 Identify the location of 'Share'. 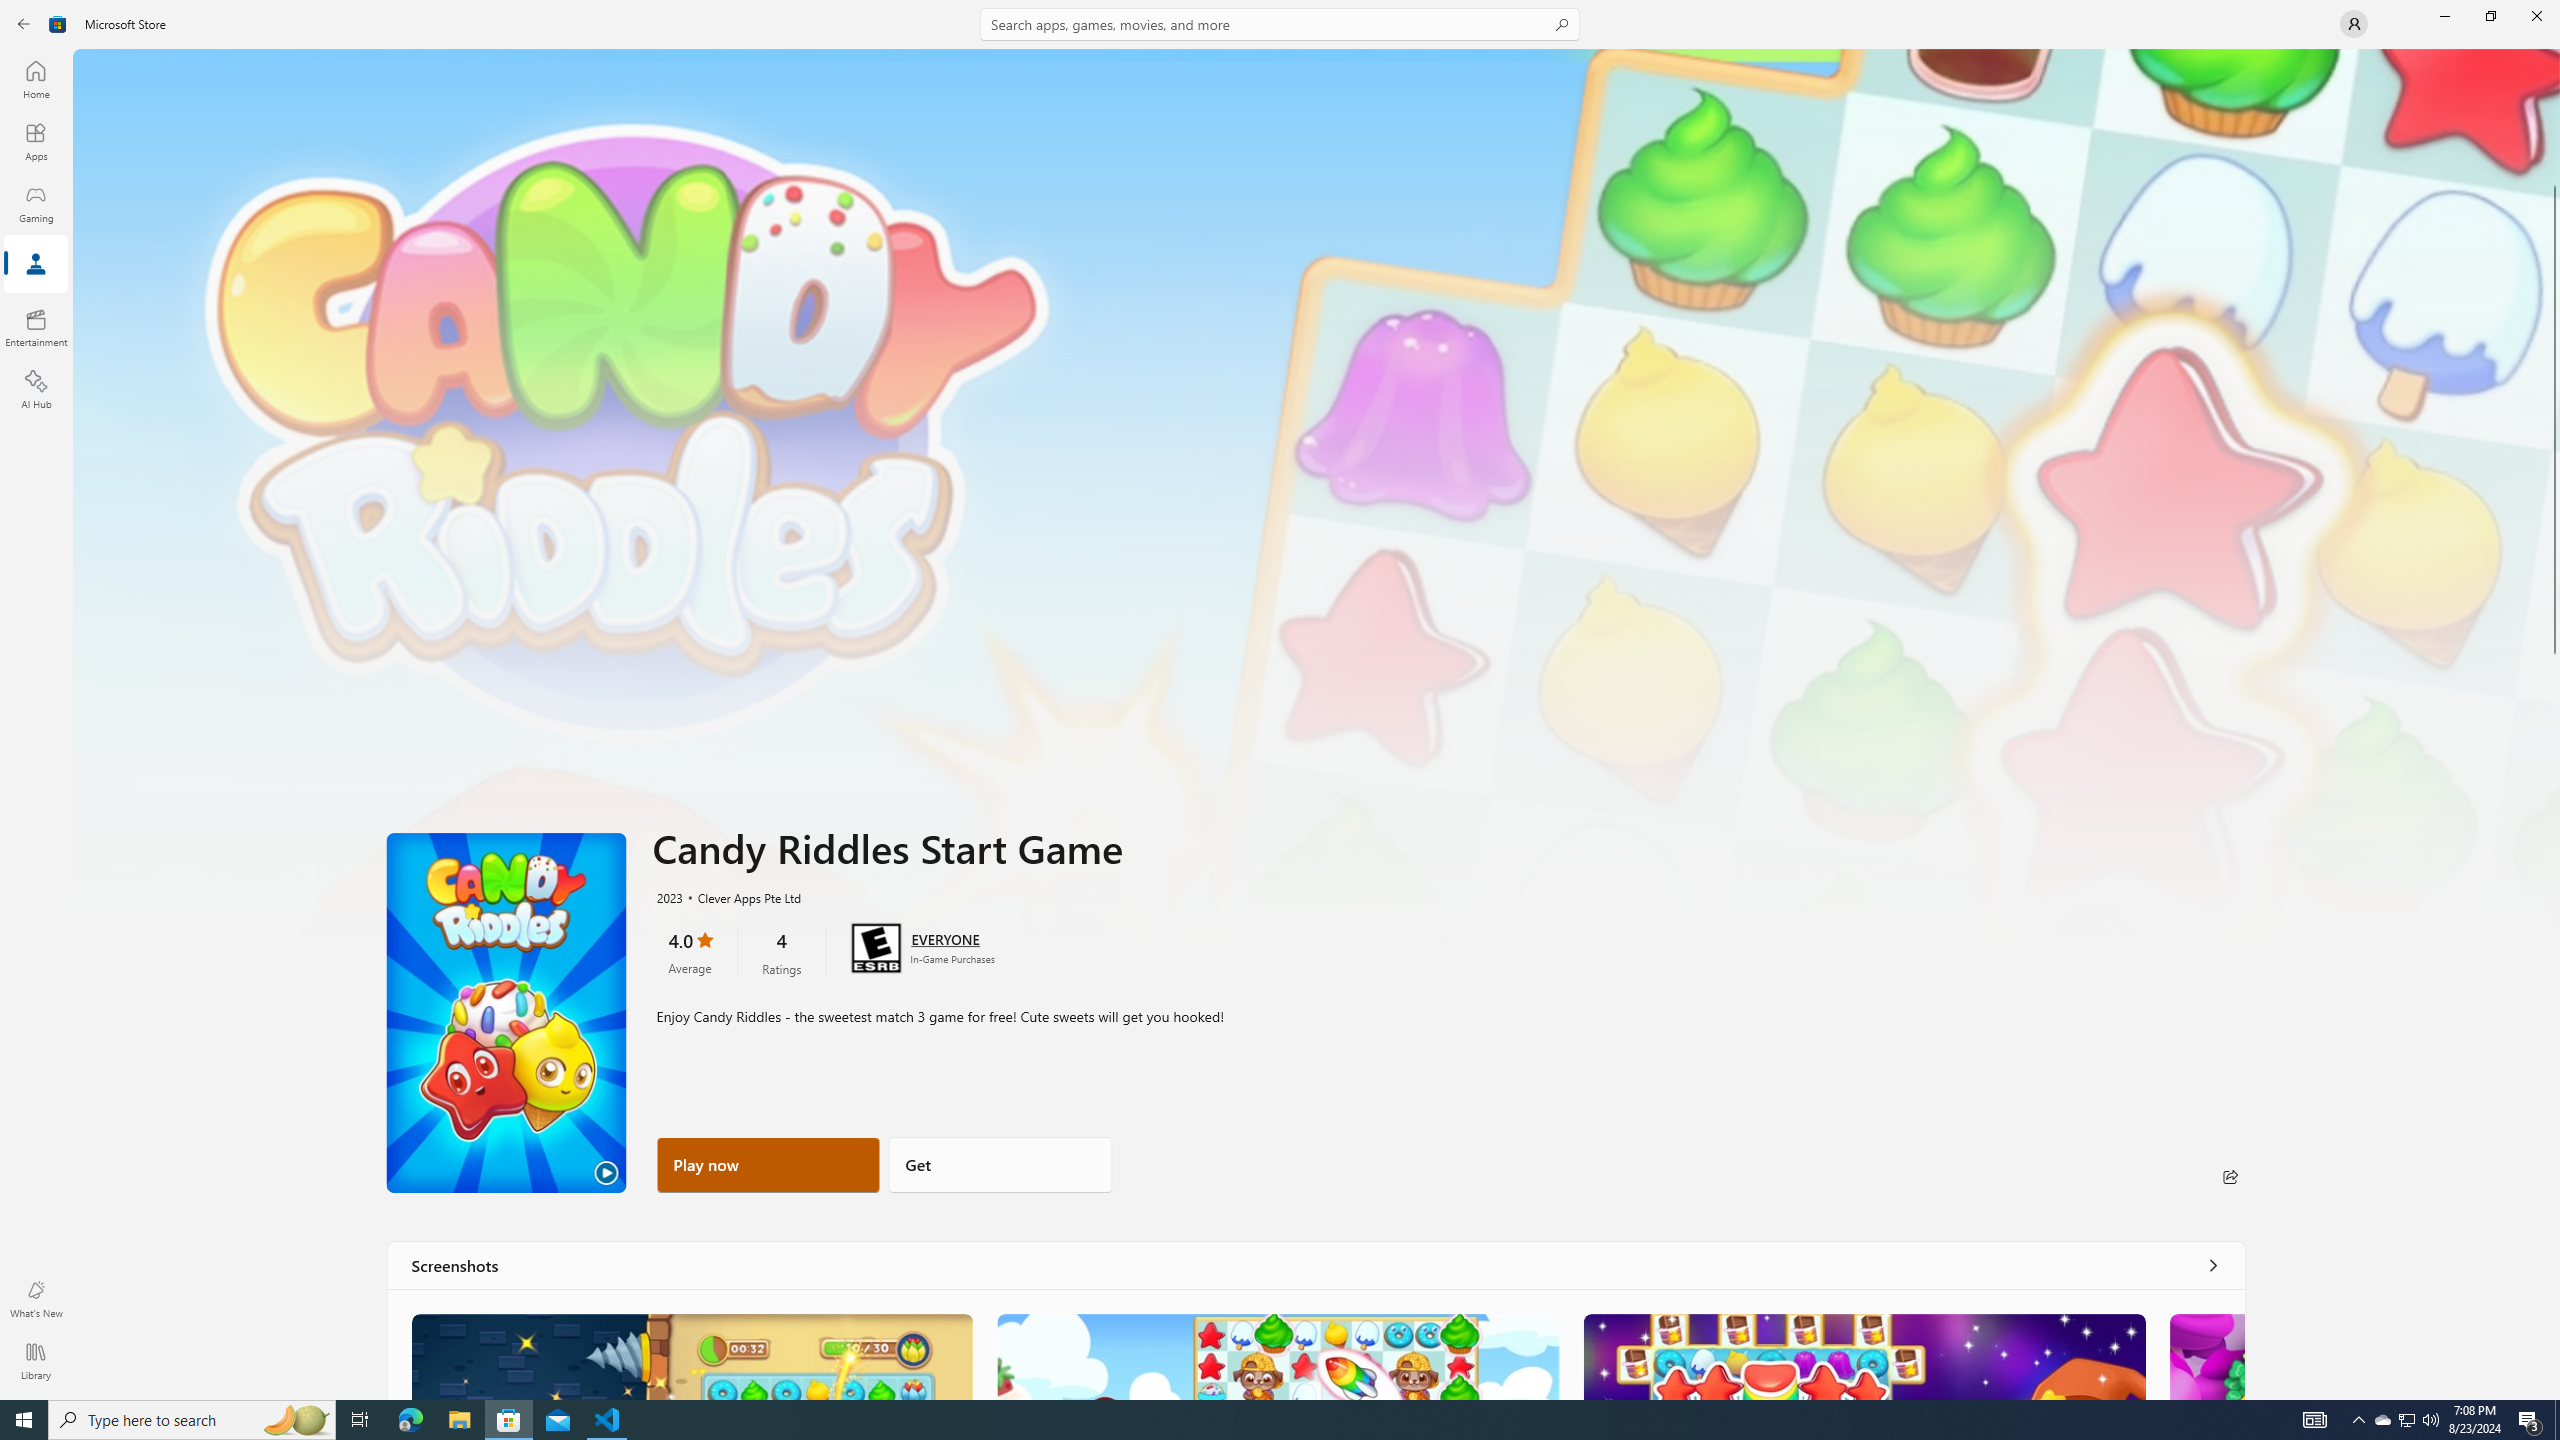
(2229, 1175).